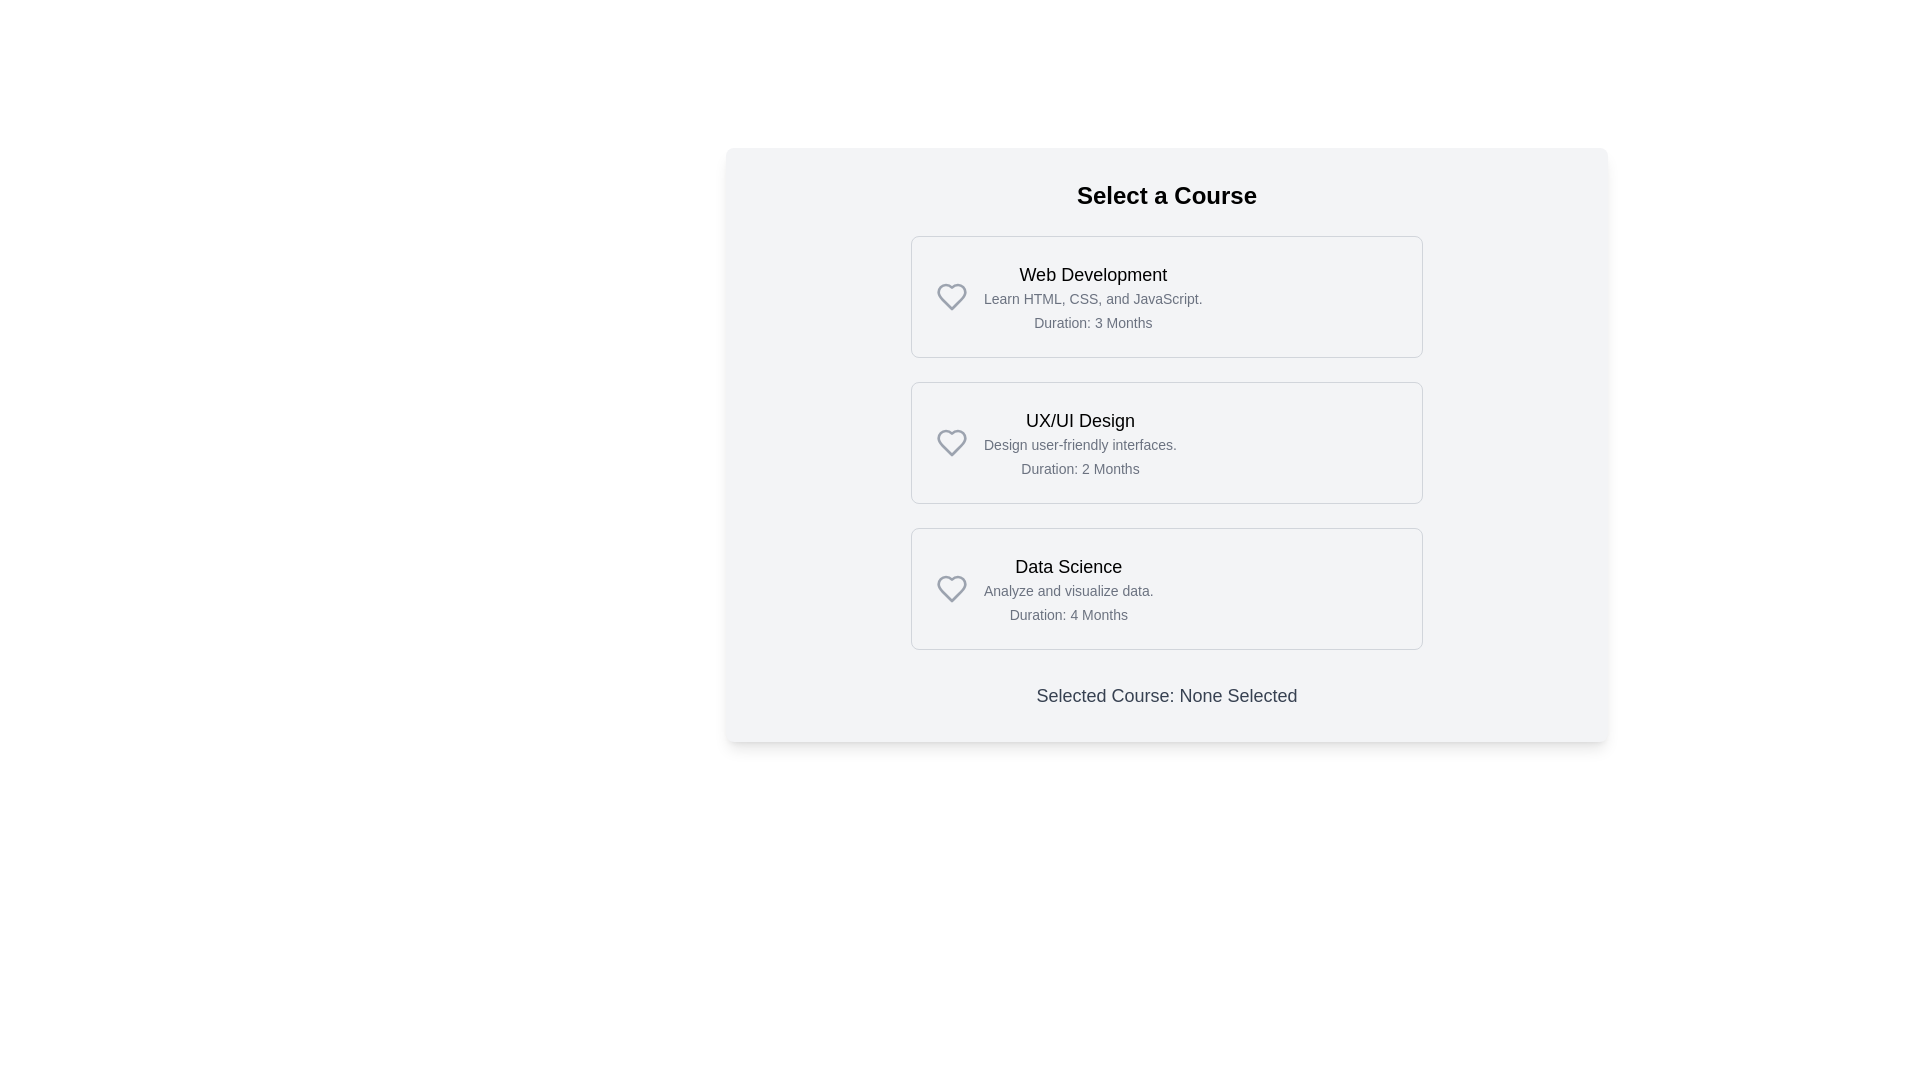 The width and height of the screenshot is (1920, 1080). What do you see at coordinates (950, 442) in the screenshot?
I see `the heart-shaped icon, which has a gray outline and is positioned to the left of the 'UX/UI Design' course title in the second box of a vertical list` at bounding box center [950, 442].